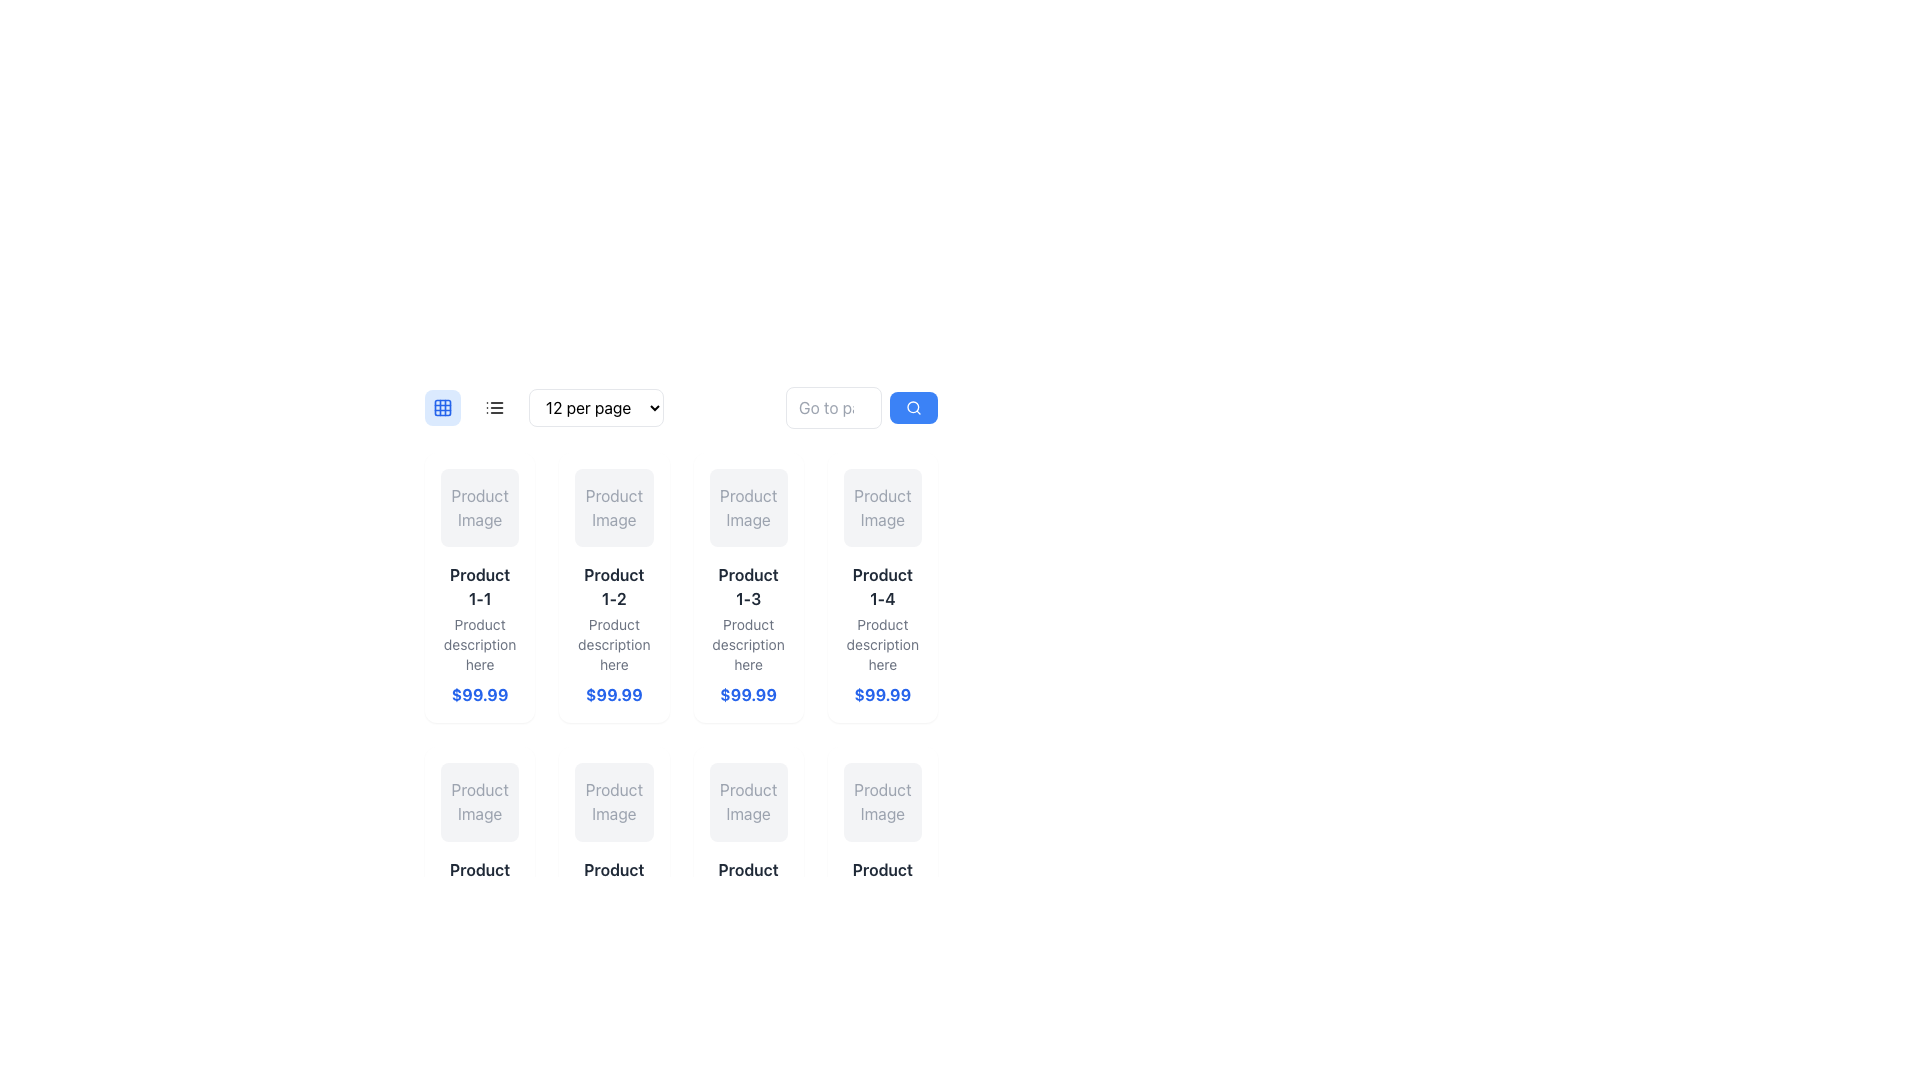 This screenshot has height=1080, width=1920. Describe the element at coordinates (681, 407) in the screenshot. I see `the dropdown menu located in the toolbar section above the main content grid` at that location.